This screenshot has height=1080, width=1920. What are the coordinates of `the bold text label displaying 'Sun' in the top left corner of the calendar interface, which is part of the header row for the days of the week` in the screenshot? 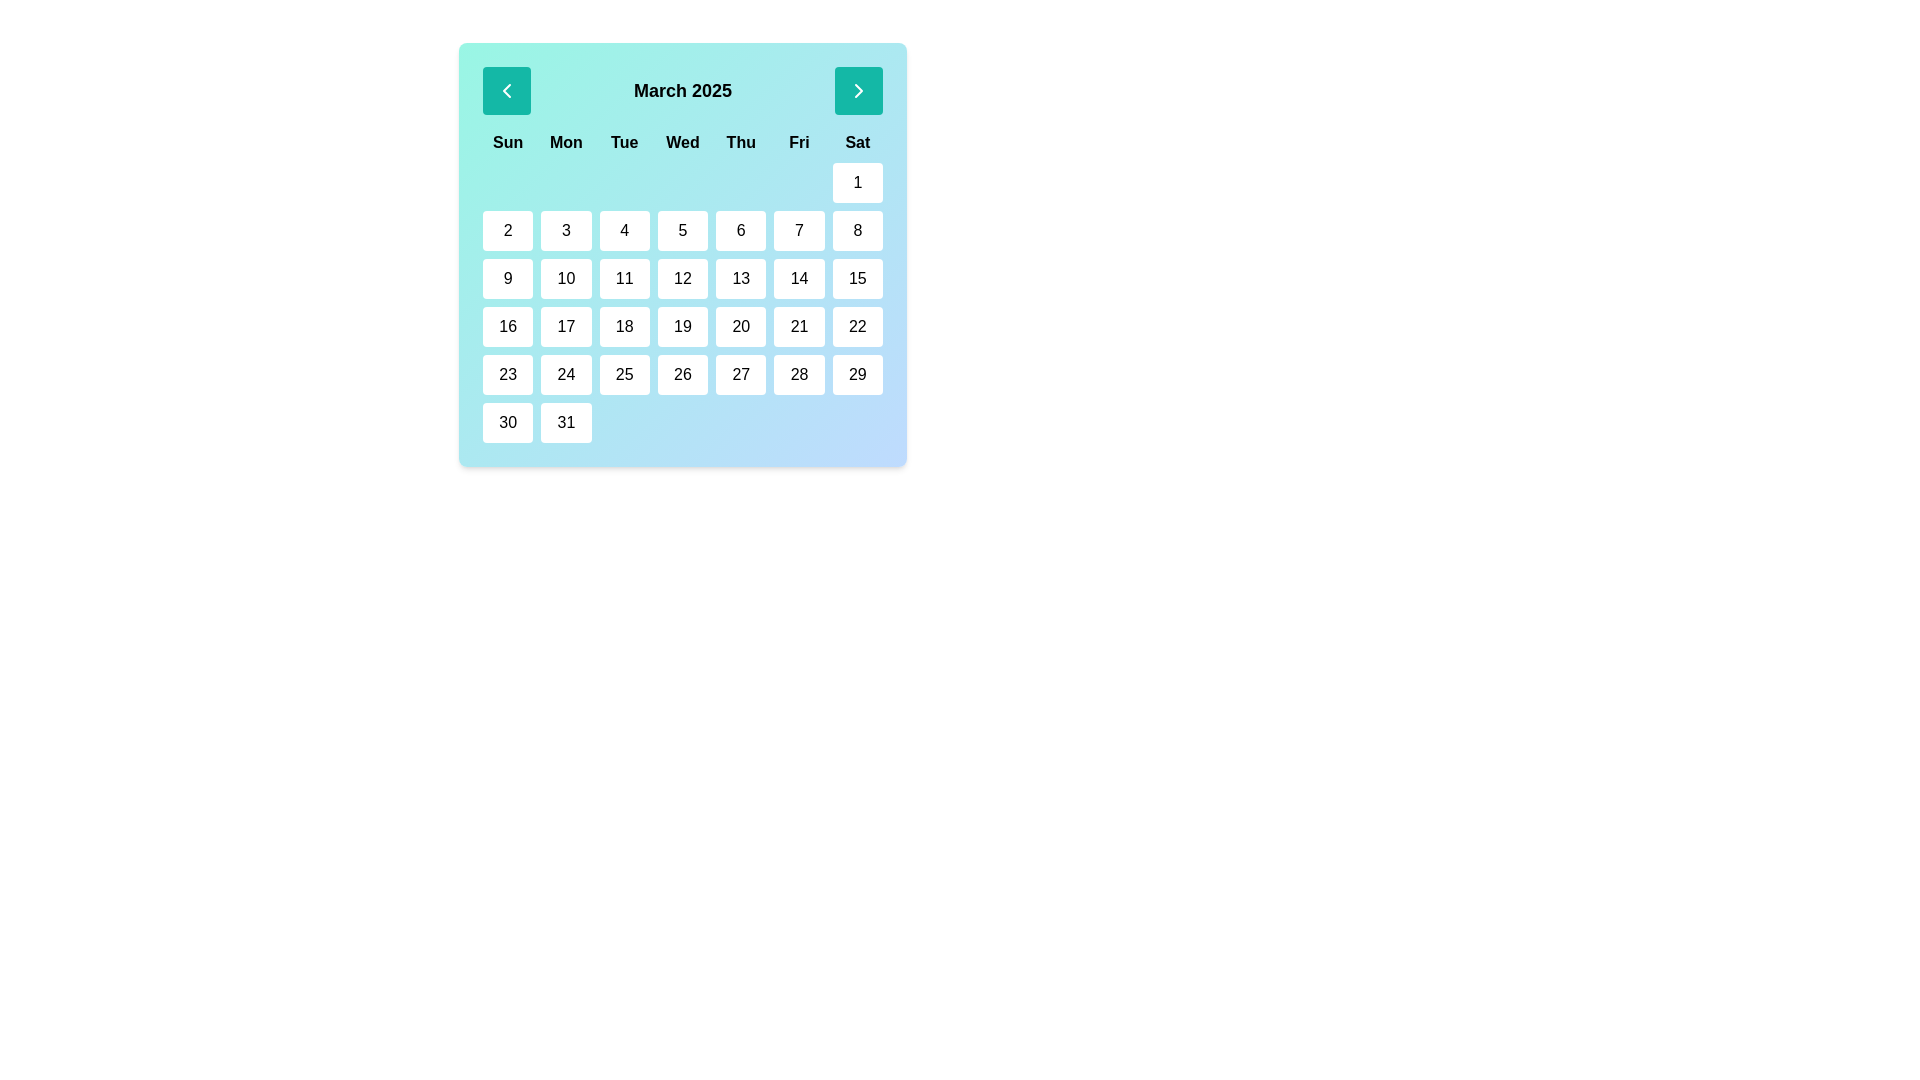 It's located at (508, 141).